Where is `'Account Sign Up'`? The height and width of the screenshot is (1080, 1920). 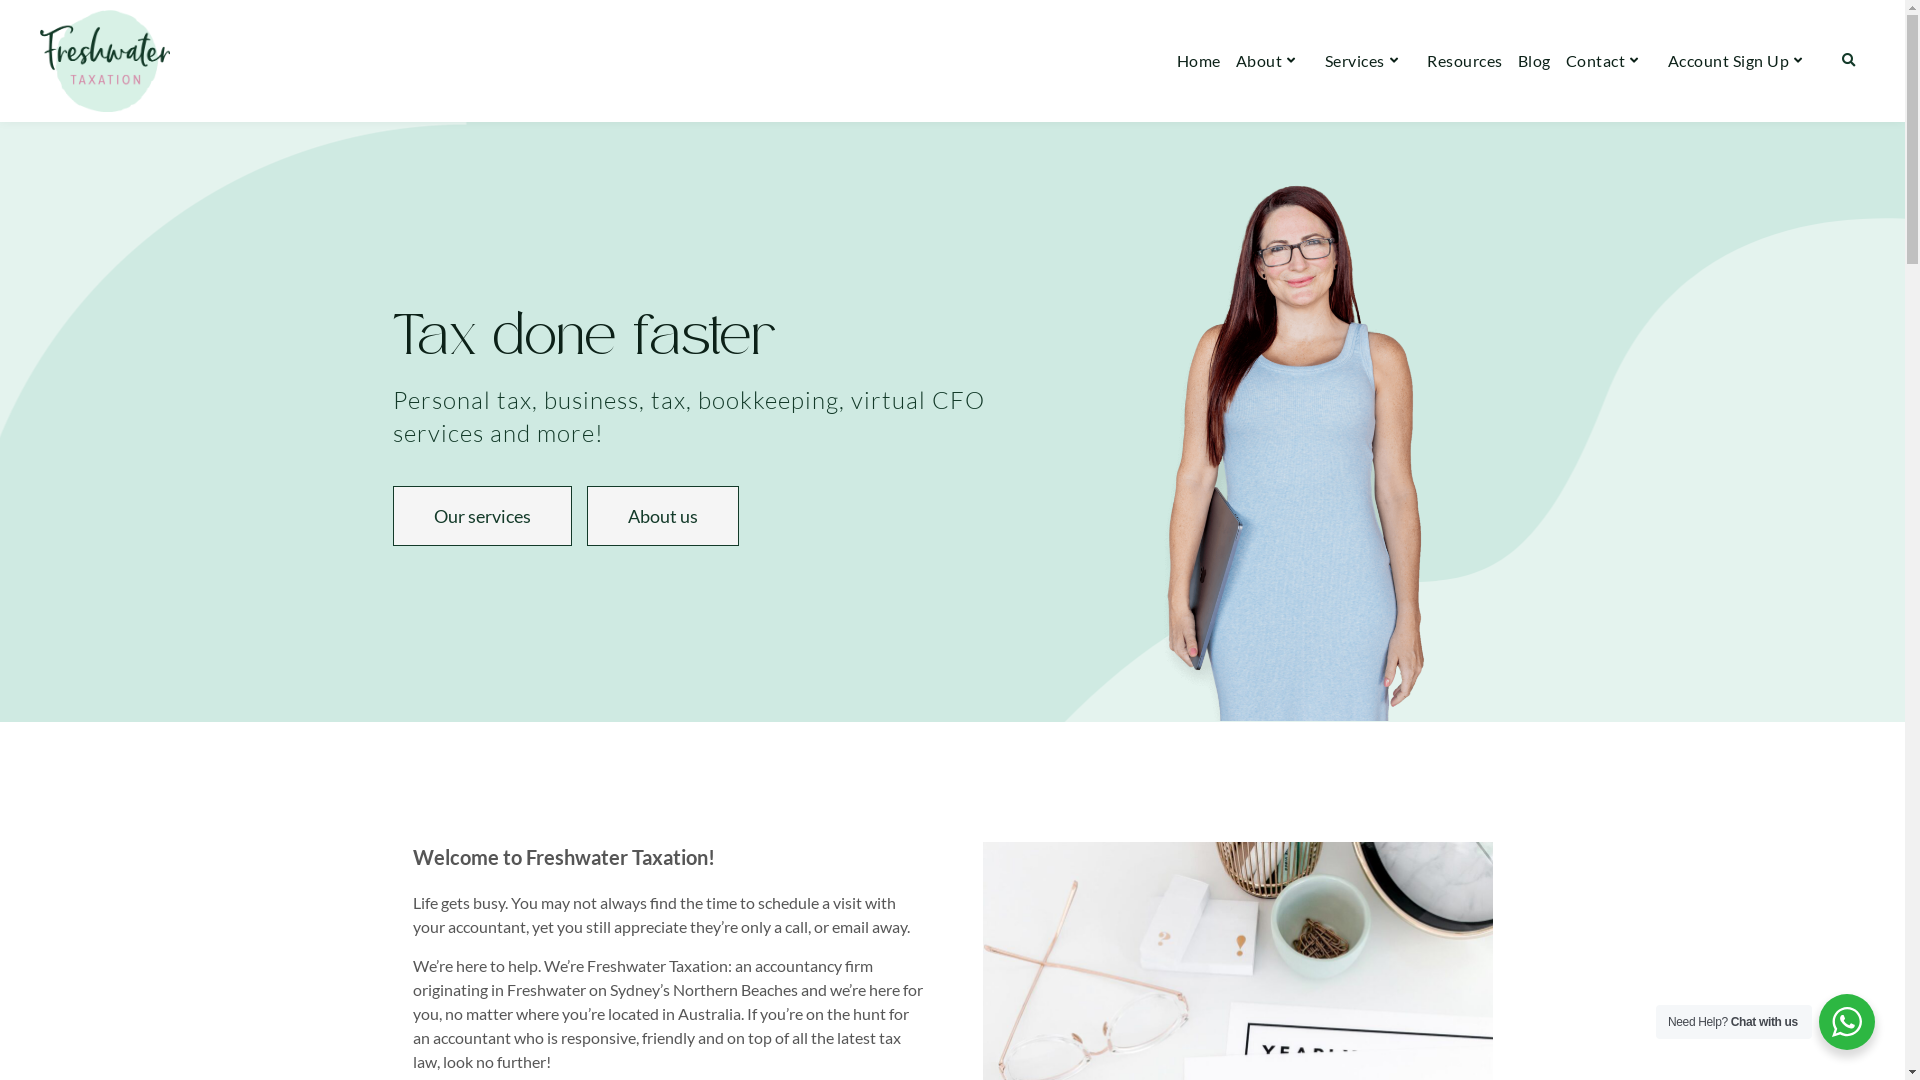 'Account Sign Up' is located at coordinates (1741, 60).